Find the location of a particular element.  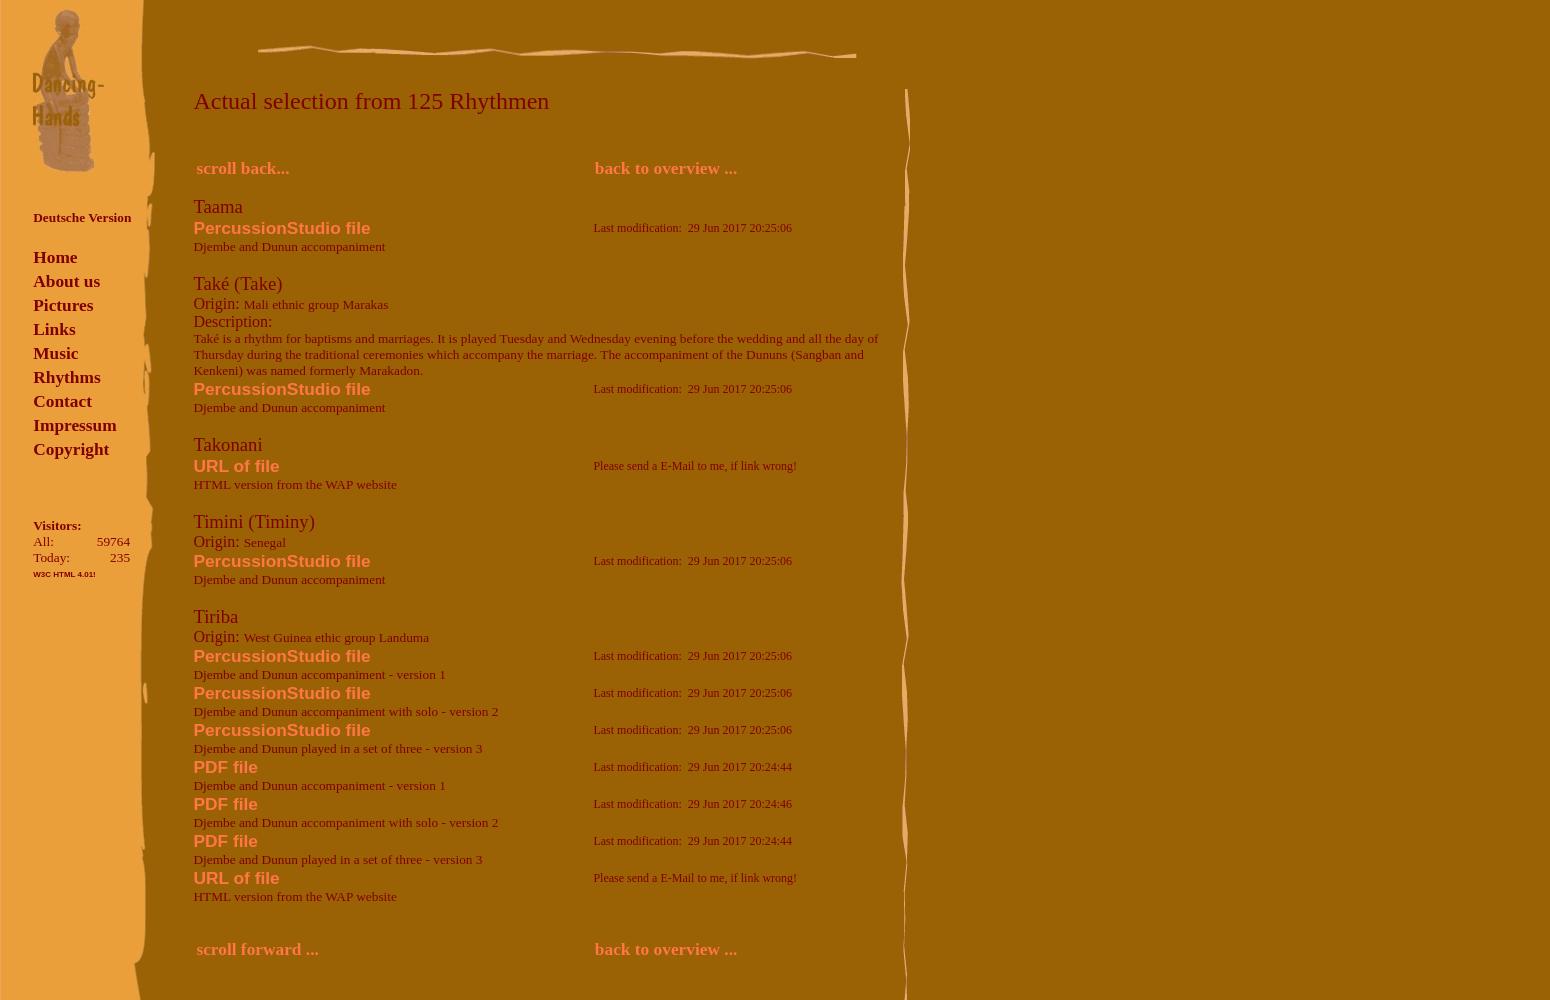

'59764' is located at coordinates (112, 541).